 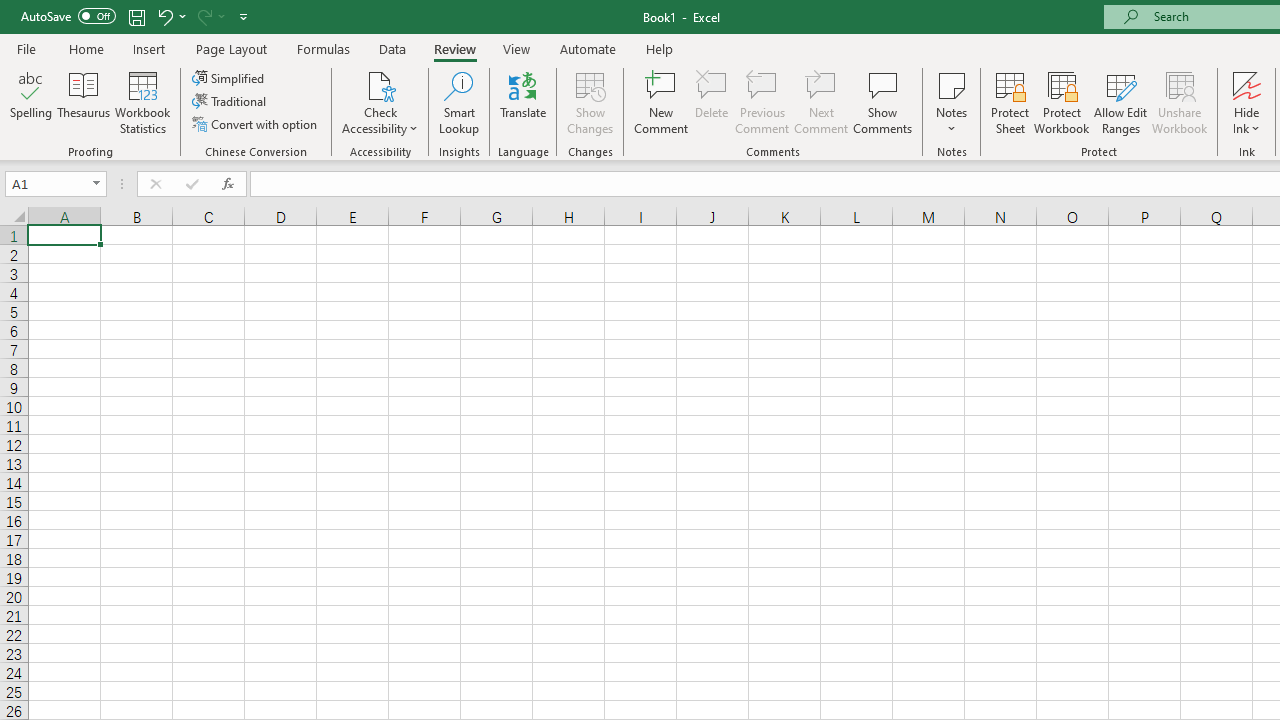 I want to click on 'Delete', so click(x=712, y=103).